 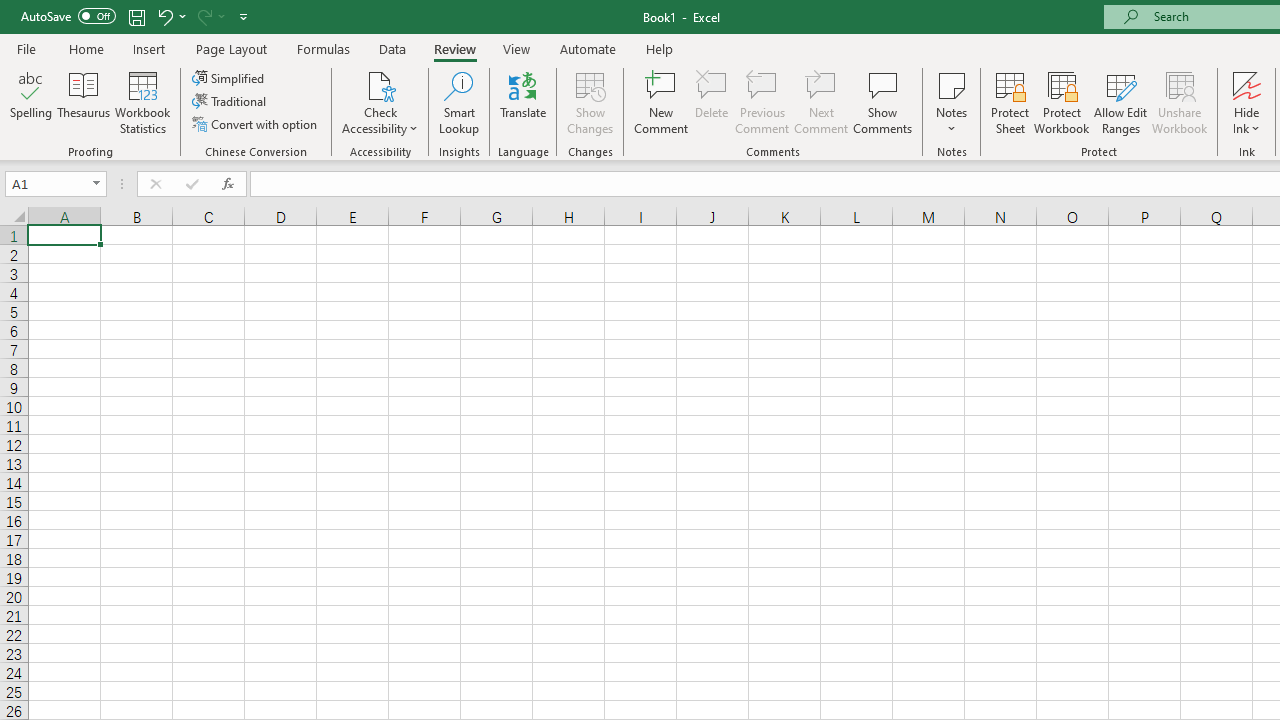 I want to click on 'Delete', so click(x=712, y=103).